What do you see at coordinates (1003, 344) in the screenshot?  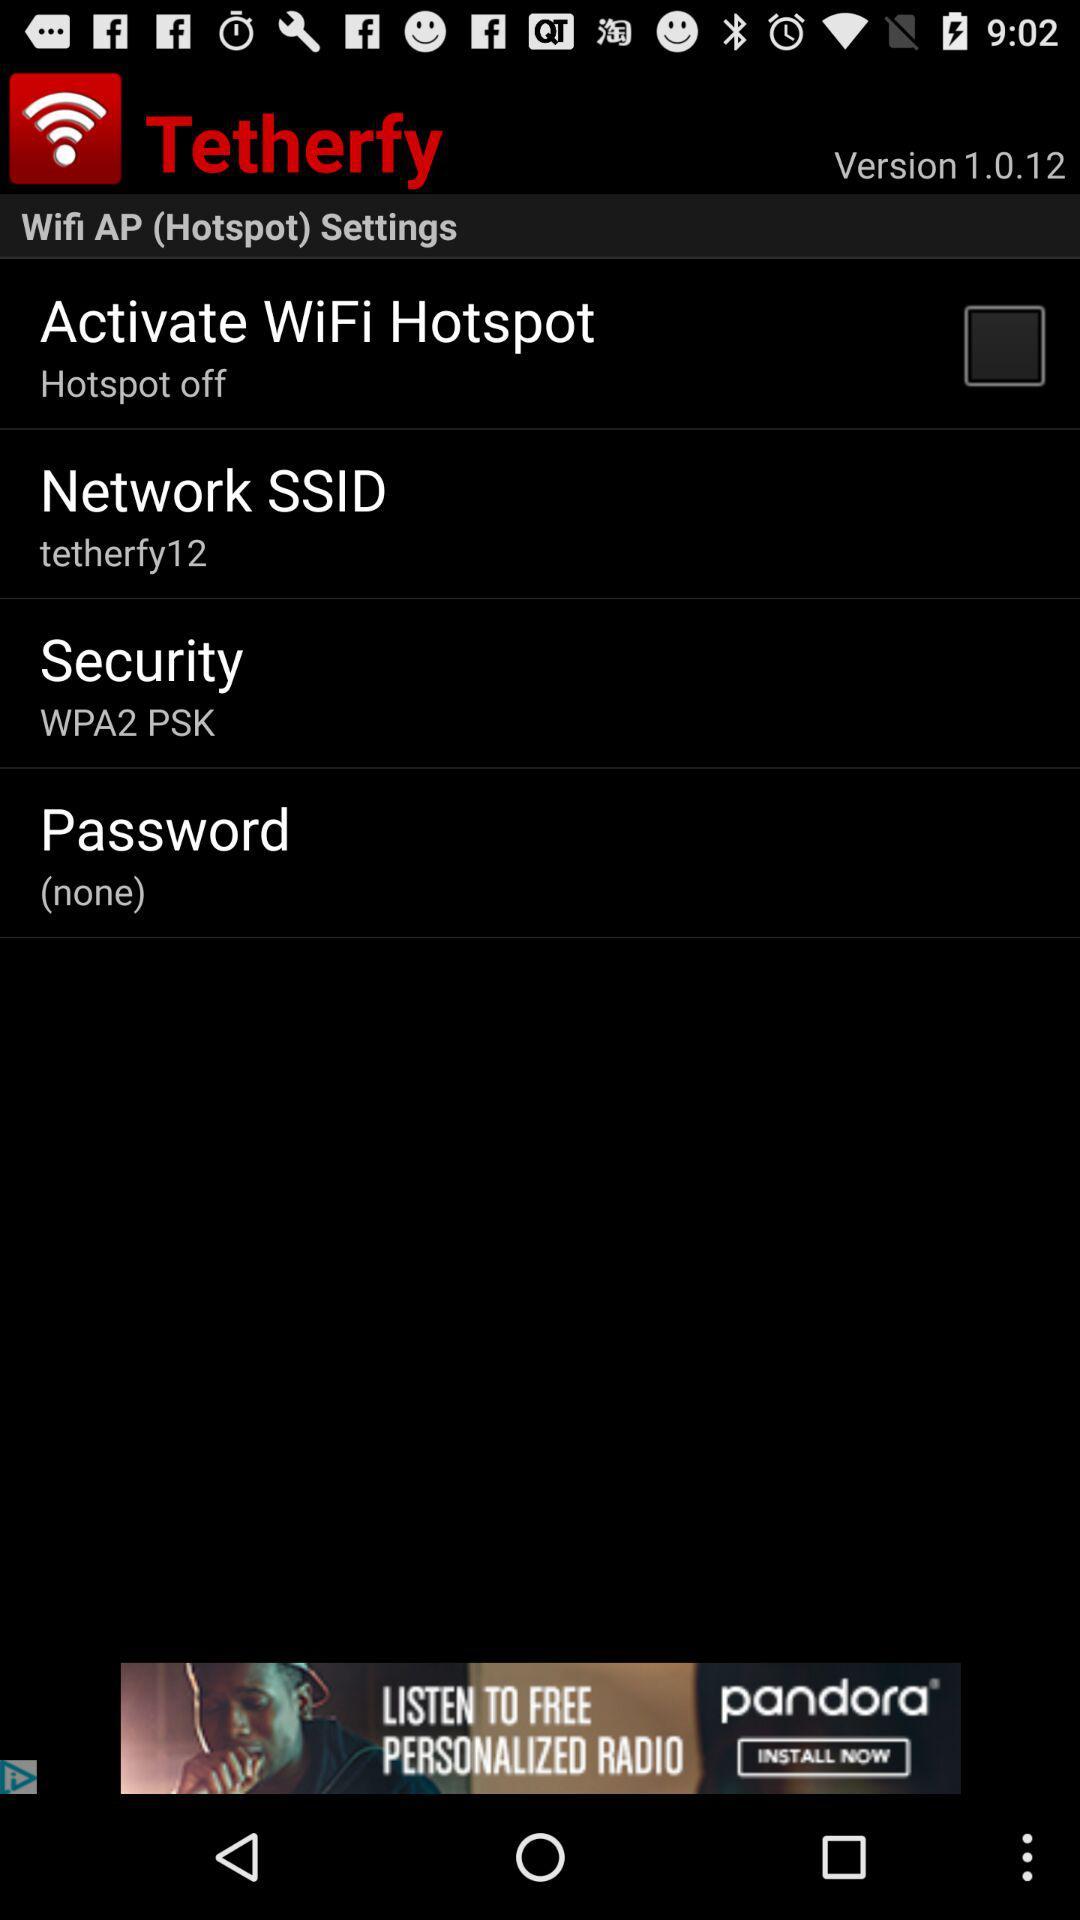 I see `app below wifi ap hotspot` at bounding box center [1003, 344].